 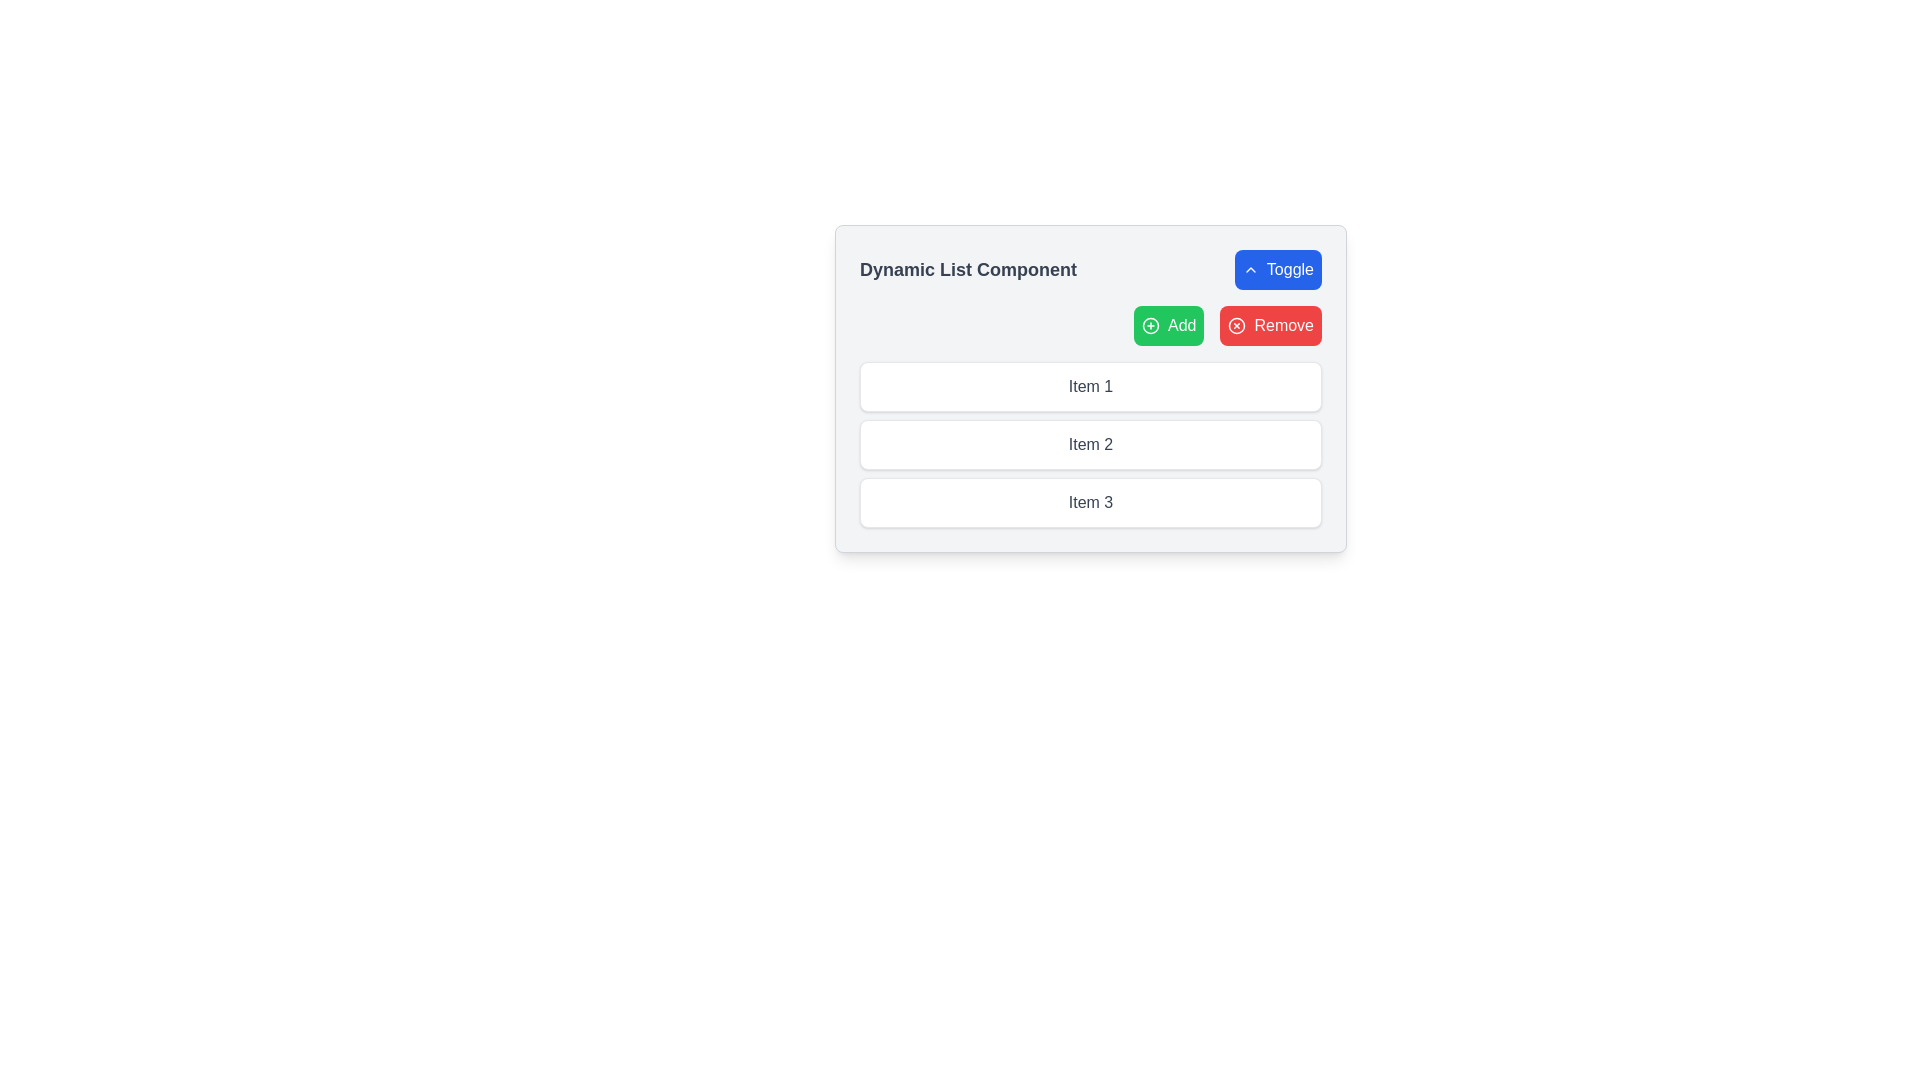 I want to click on the 'Remove' text label displayed in white, which is inside a red button with white rounded borders, located to the right of the green 'Add' button and below the blue 'Toggle' button, so click(x=1284, y=325).